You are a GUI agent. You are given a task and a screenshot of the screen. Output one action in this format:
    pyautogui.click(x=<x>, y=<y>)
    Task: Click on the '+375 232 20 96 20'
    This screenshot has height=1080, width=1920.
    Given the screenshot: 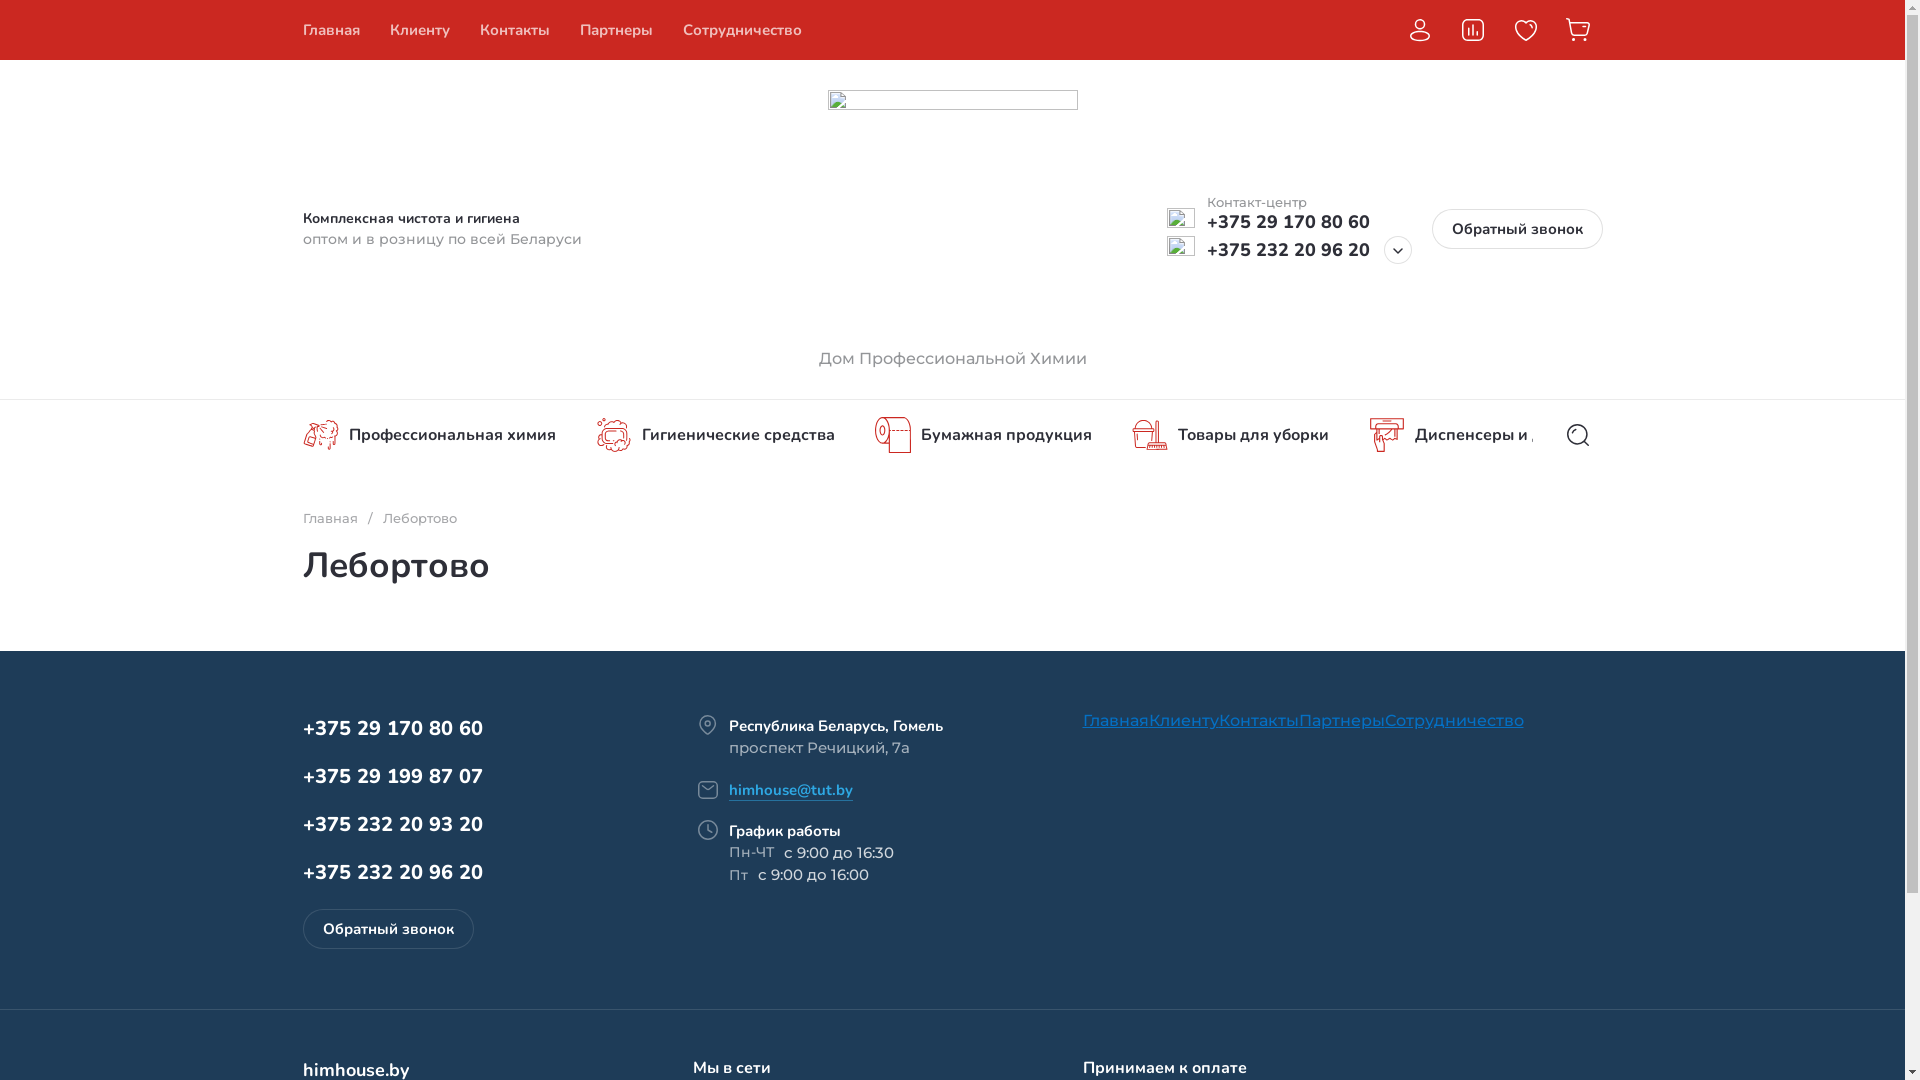 What is the action you would take?
    pyautogui.click(x=1287, y=249)
    